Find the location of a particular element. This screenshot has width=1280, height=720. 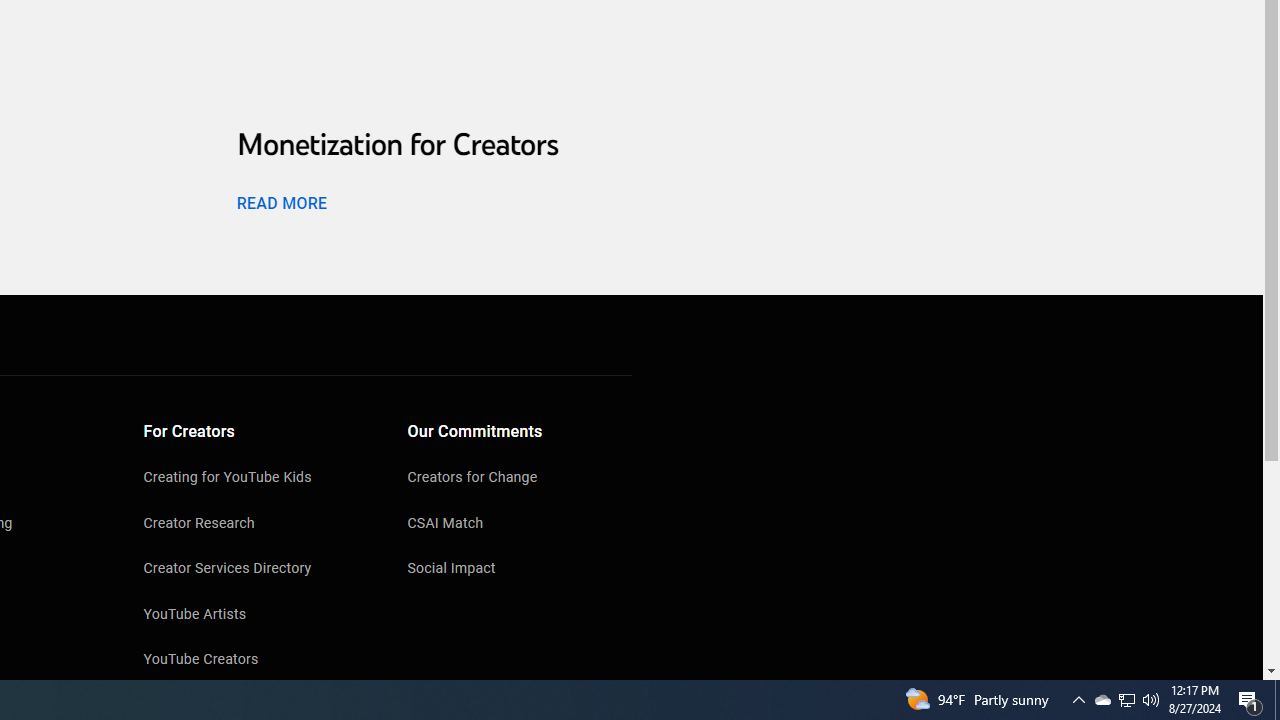

'Creating for YouTube Kids' is located at coordinates (255, 479).